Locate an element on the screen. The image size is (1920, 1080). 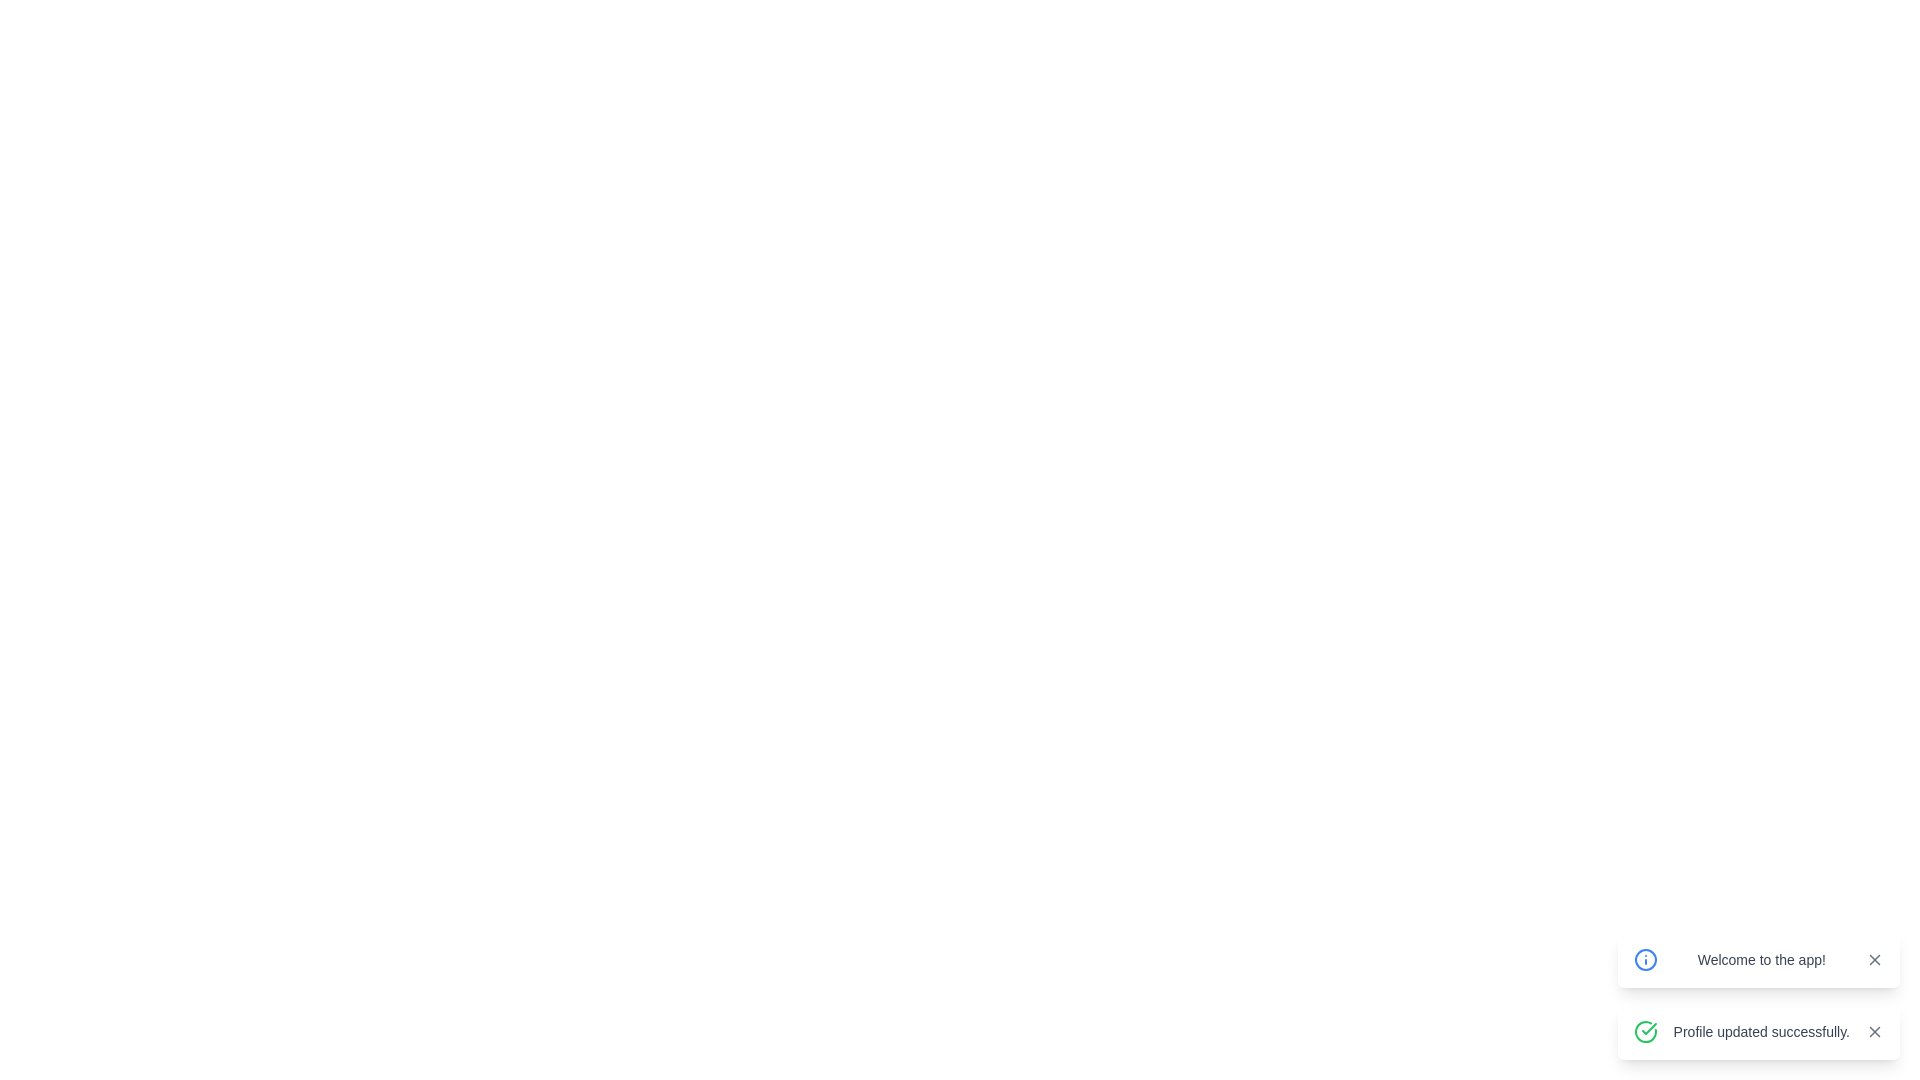
message content of the notification stating 'Profile updated successfully.' which is displayed in the second notification panel at the bottom-right of the interface is located at coordinates (1761, 1032).